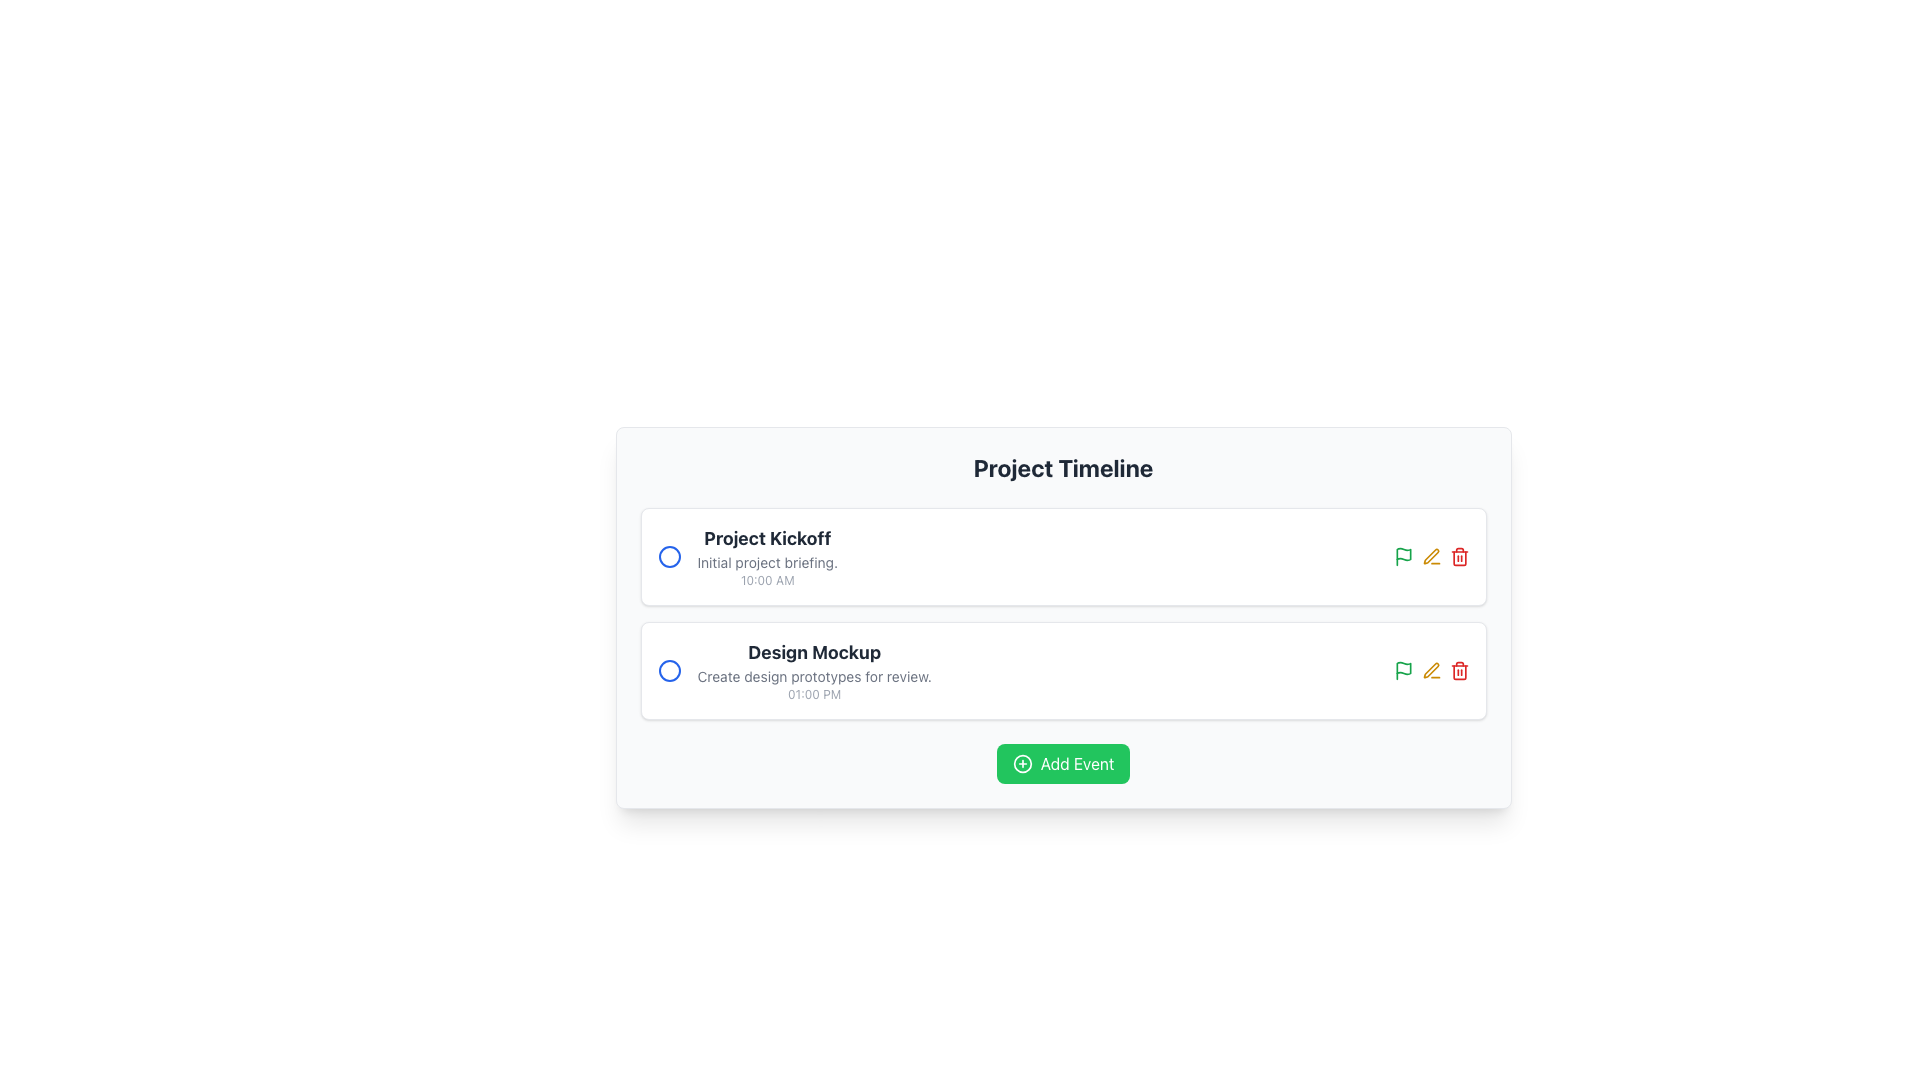  Describe the element at coordinates (1062, 763) in the screenshot. I see `the green button labeled 'Add Event' with a white plus icon on its left side, located at the bottom of the 'Project Timeline' section` at that location.